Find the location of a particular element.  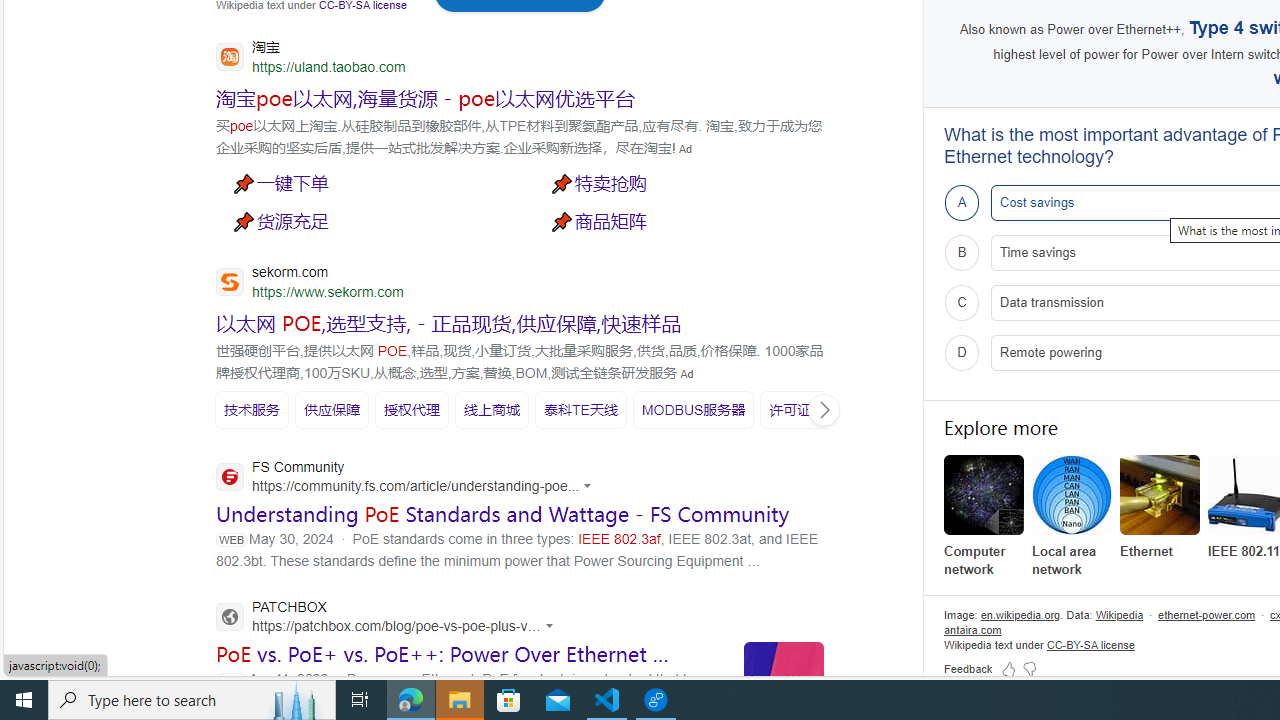

'Local area network' is located at coordinates (1071, 515).